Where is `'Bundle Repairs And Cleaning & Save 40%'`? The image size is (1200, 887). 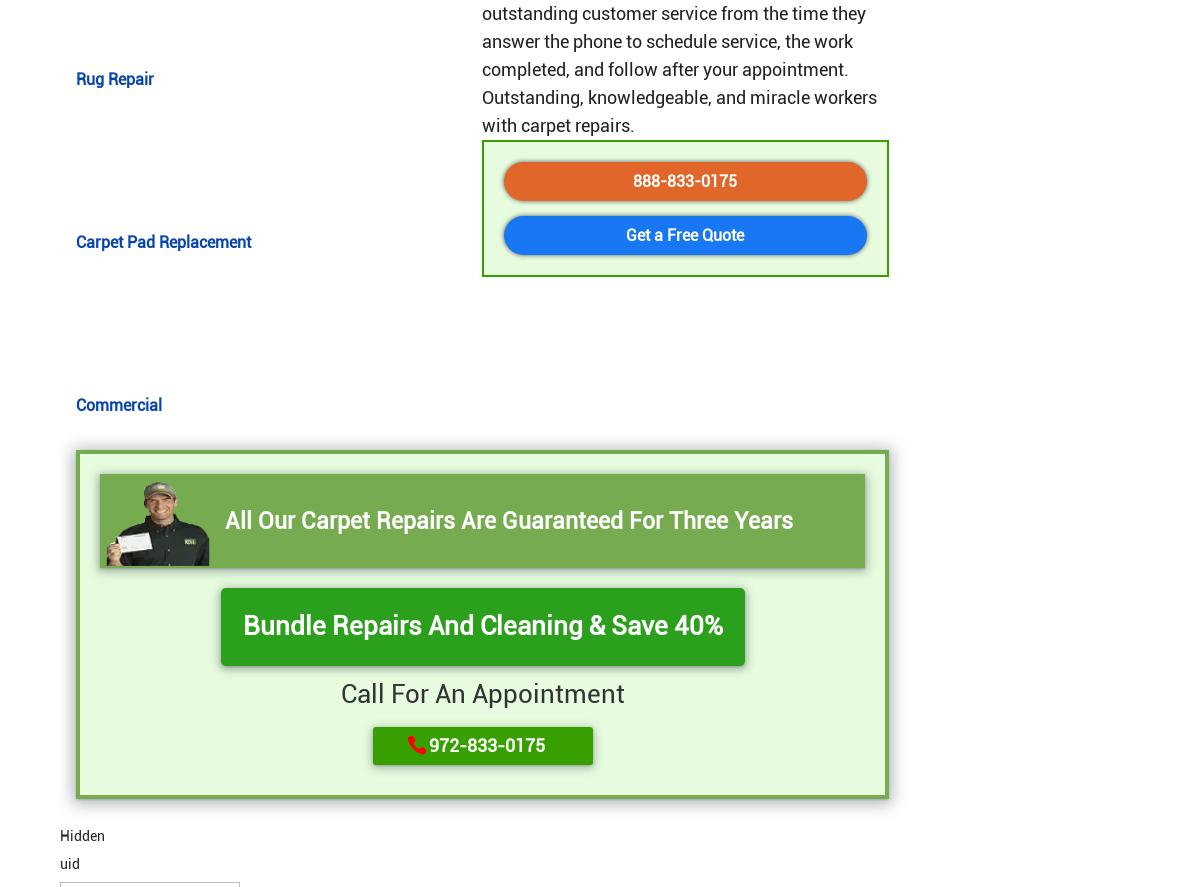 'Bundle Repairs And Cleaning & Save 40%' is located at coordinates (481, 625).